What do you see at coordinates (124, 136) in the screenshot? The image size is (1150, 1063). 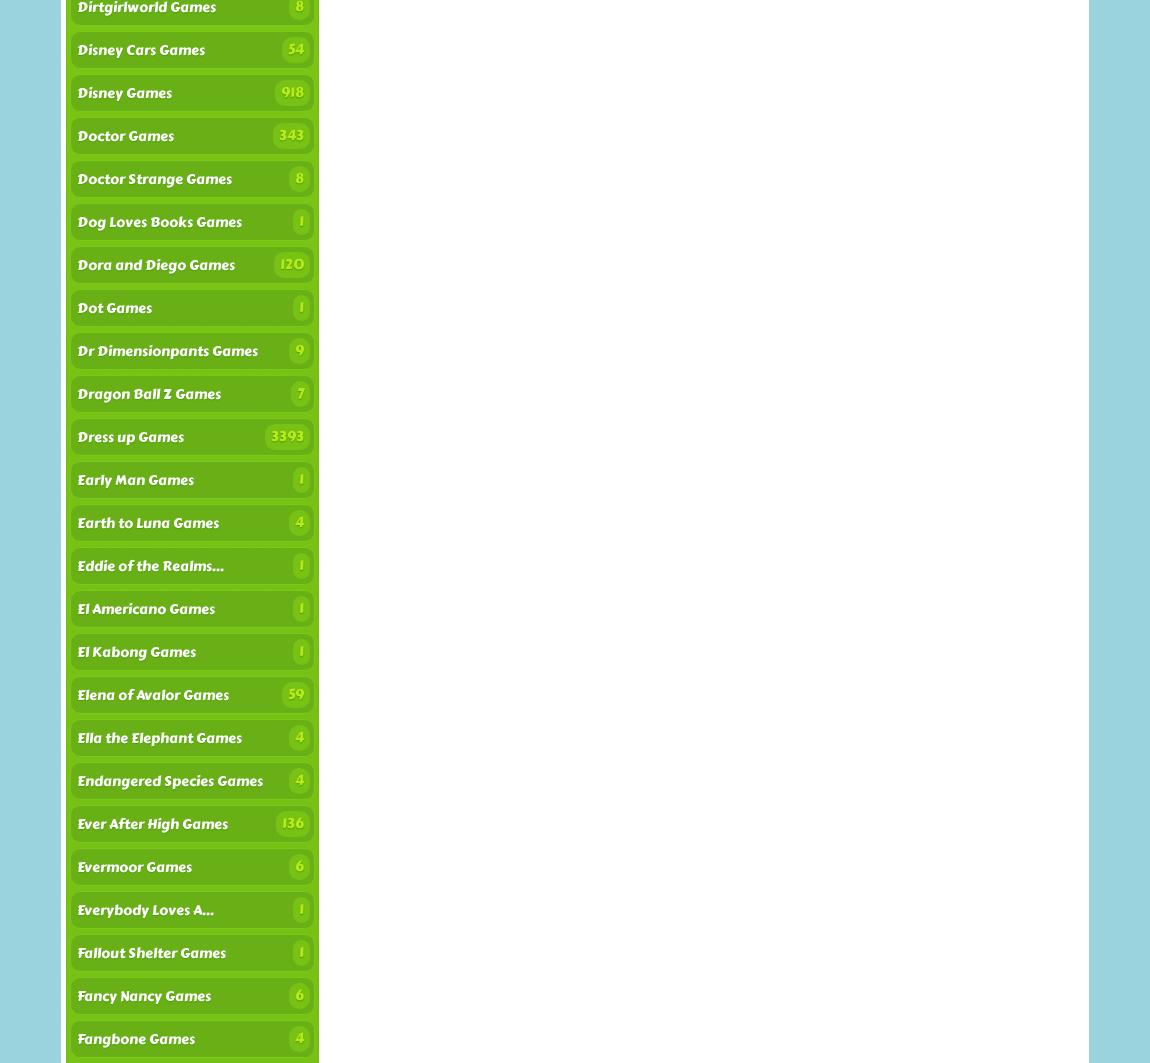 I see `'Doctor Games'` at bounding box center [124, 136].